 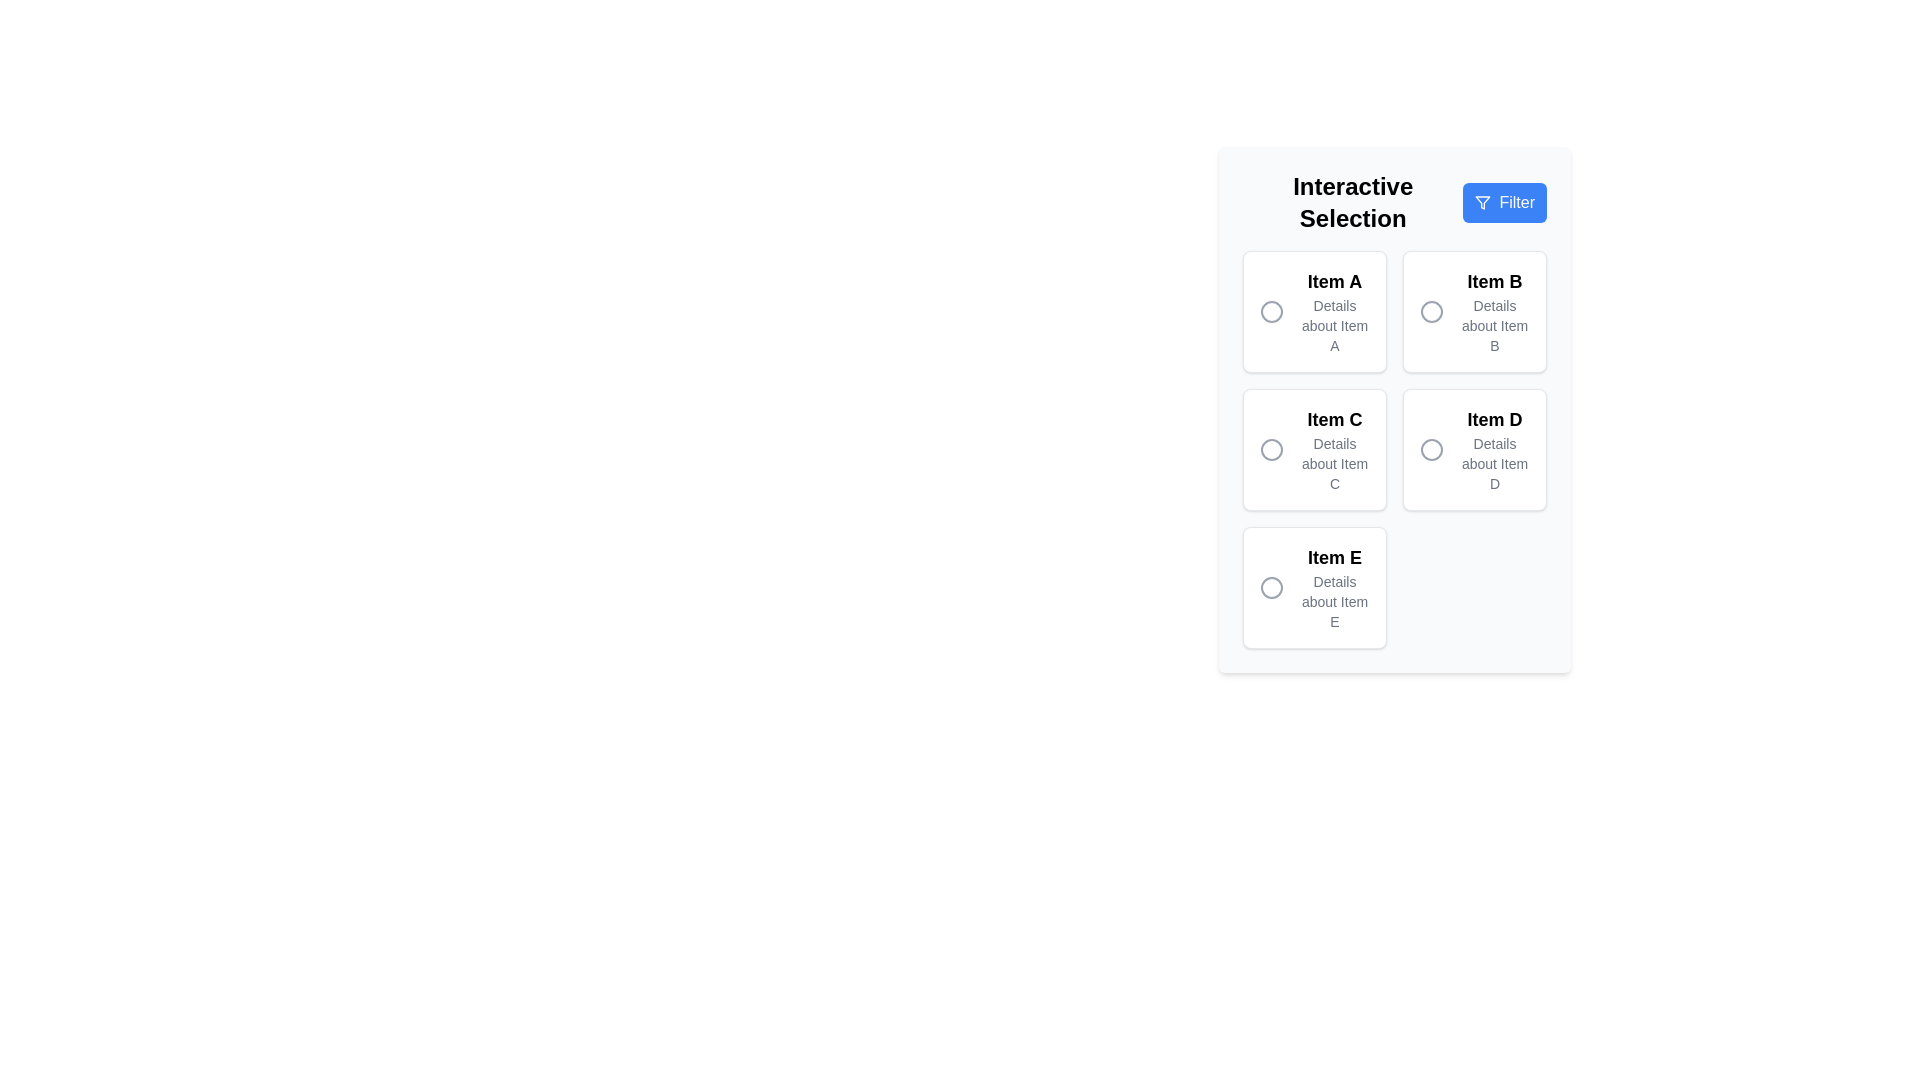 What do you see at coordinates (1271, 312) in the screenshot?
I see `the radio button for 'Item A'` at bounding box center [1271, 312].